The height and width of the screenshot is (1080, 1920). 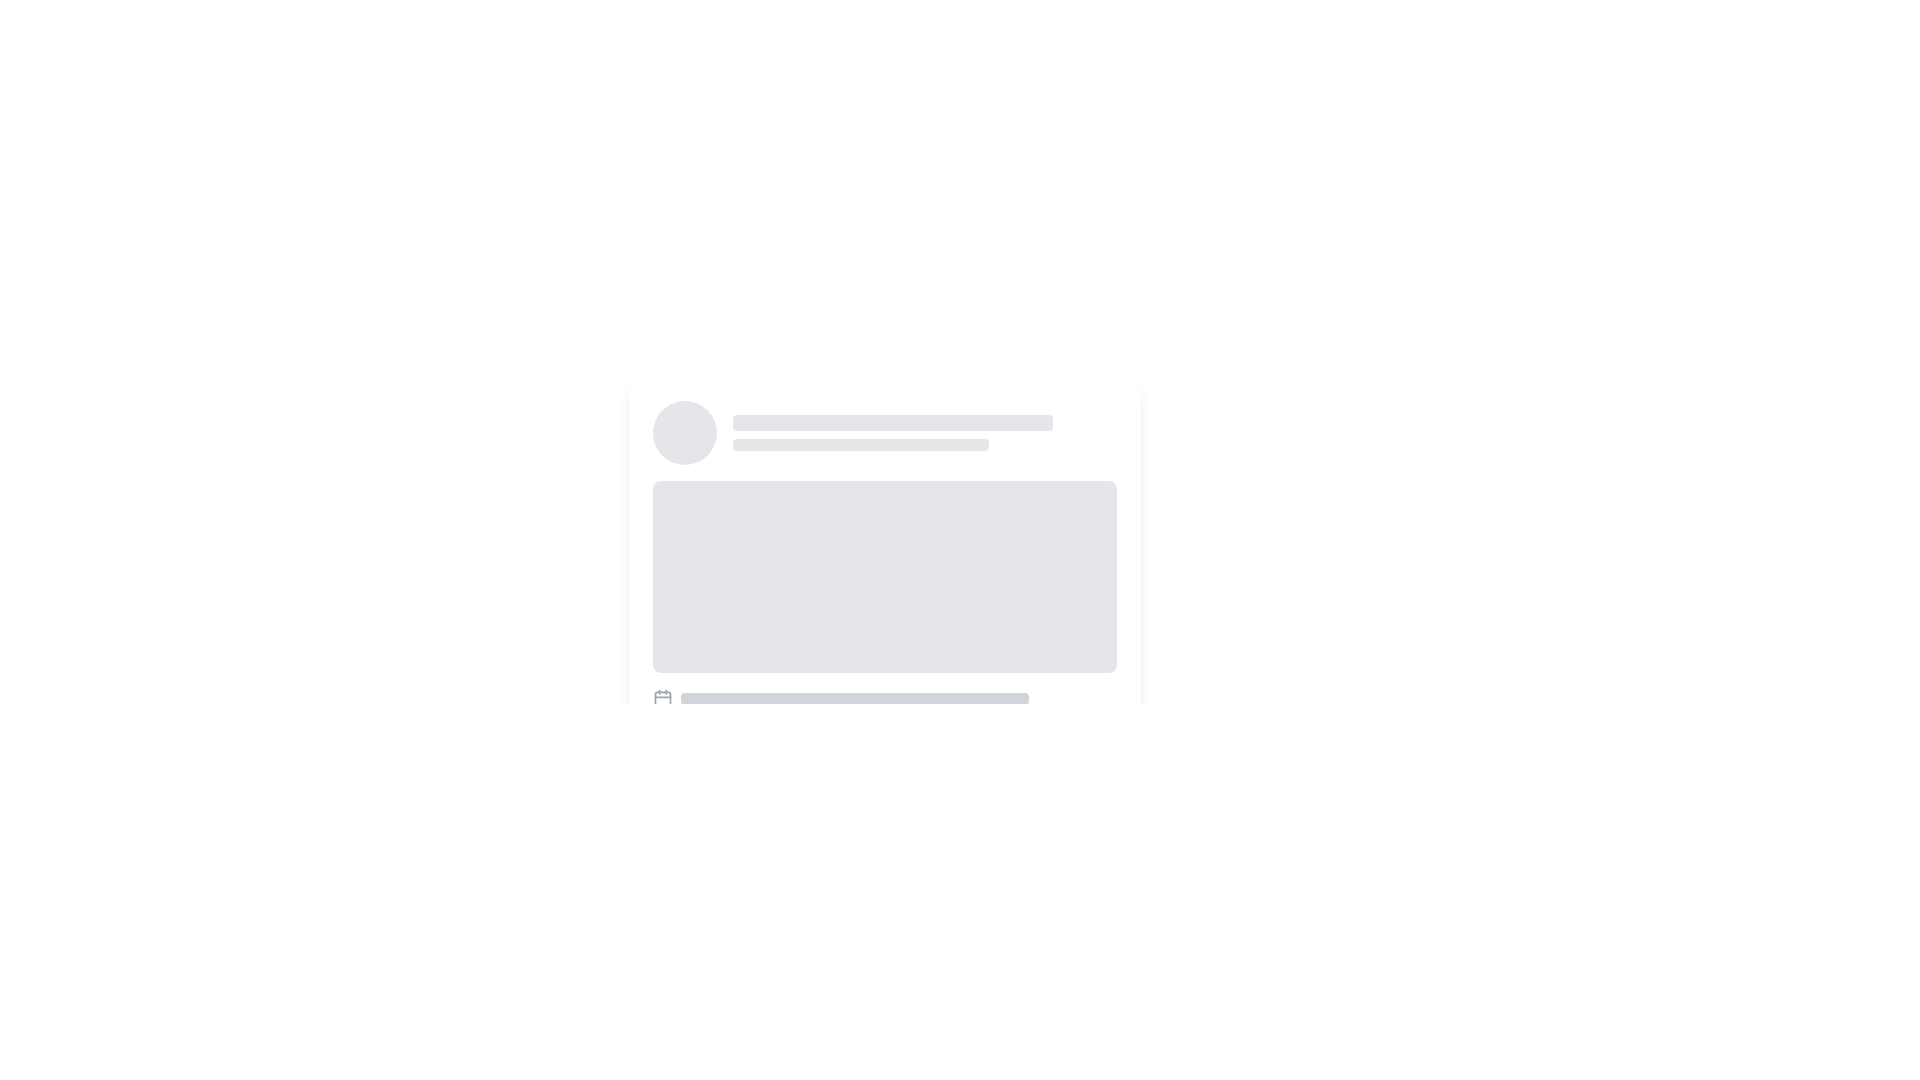 I want to click on the simplified calendar icon, so click(x=662, y=697).